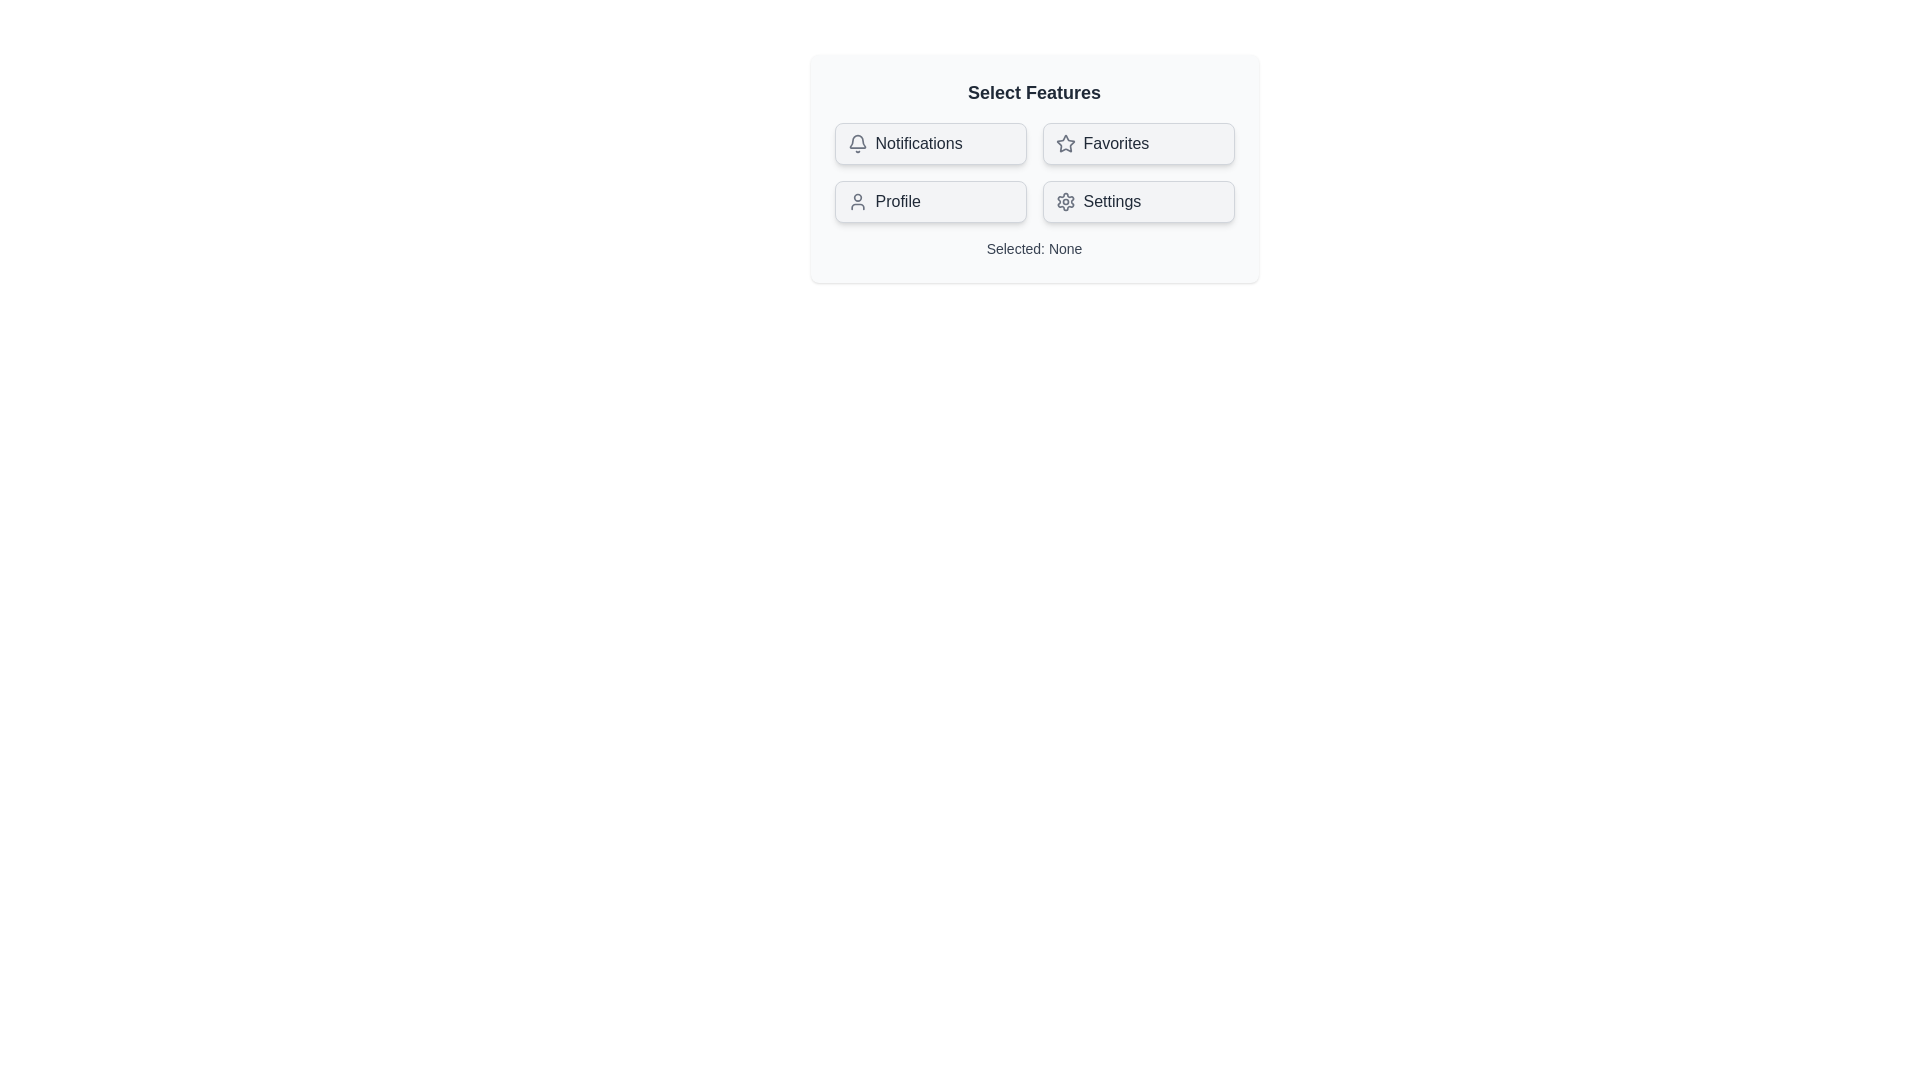 This screenshot has width=1920, height=1080. Describe the element at coordinates (1034, 92) in the screenshot. I see `the text 'Select Features' to select it for copy or edit` at that location.